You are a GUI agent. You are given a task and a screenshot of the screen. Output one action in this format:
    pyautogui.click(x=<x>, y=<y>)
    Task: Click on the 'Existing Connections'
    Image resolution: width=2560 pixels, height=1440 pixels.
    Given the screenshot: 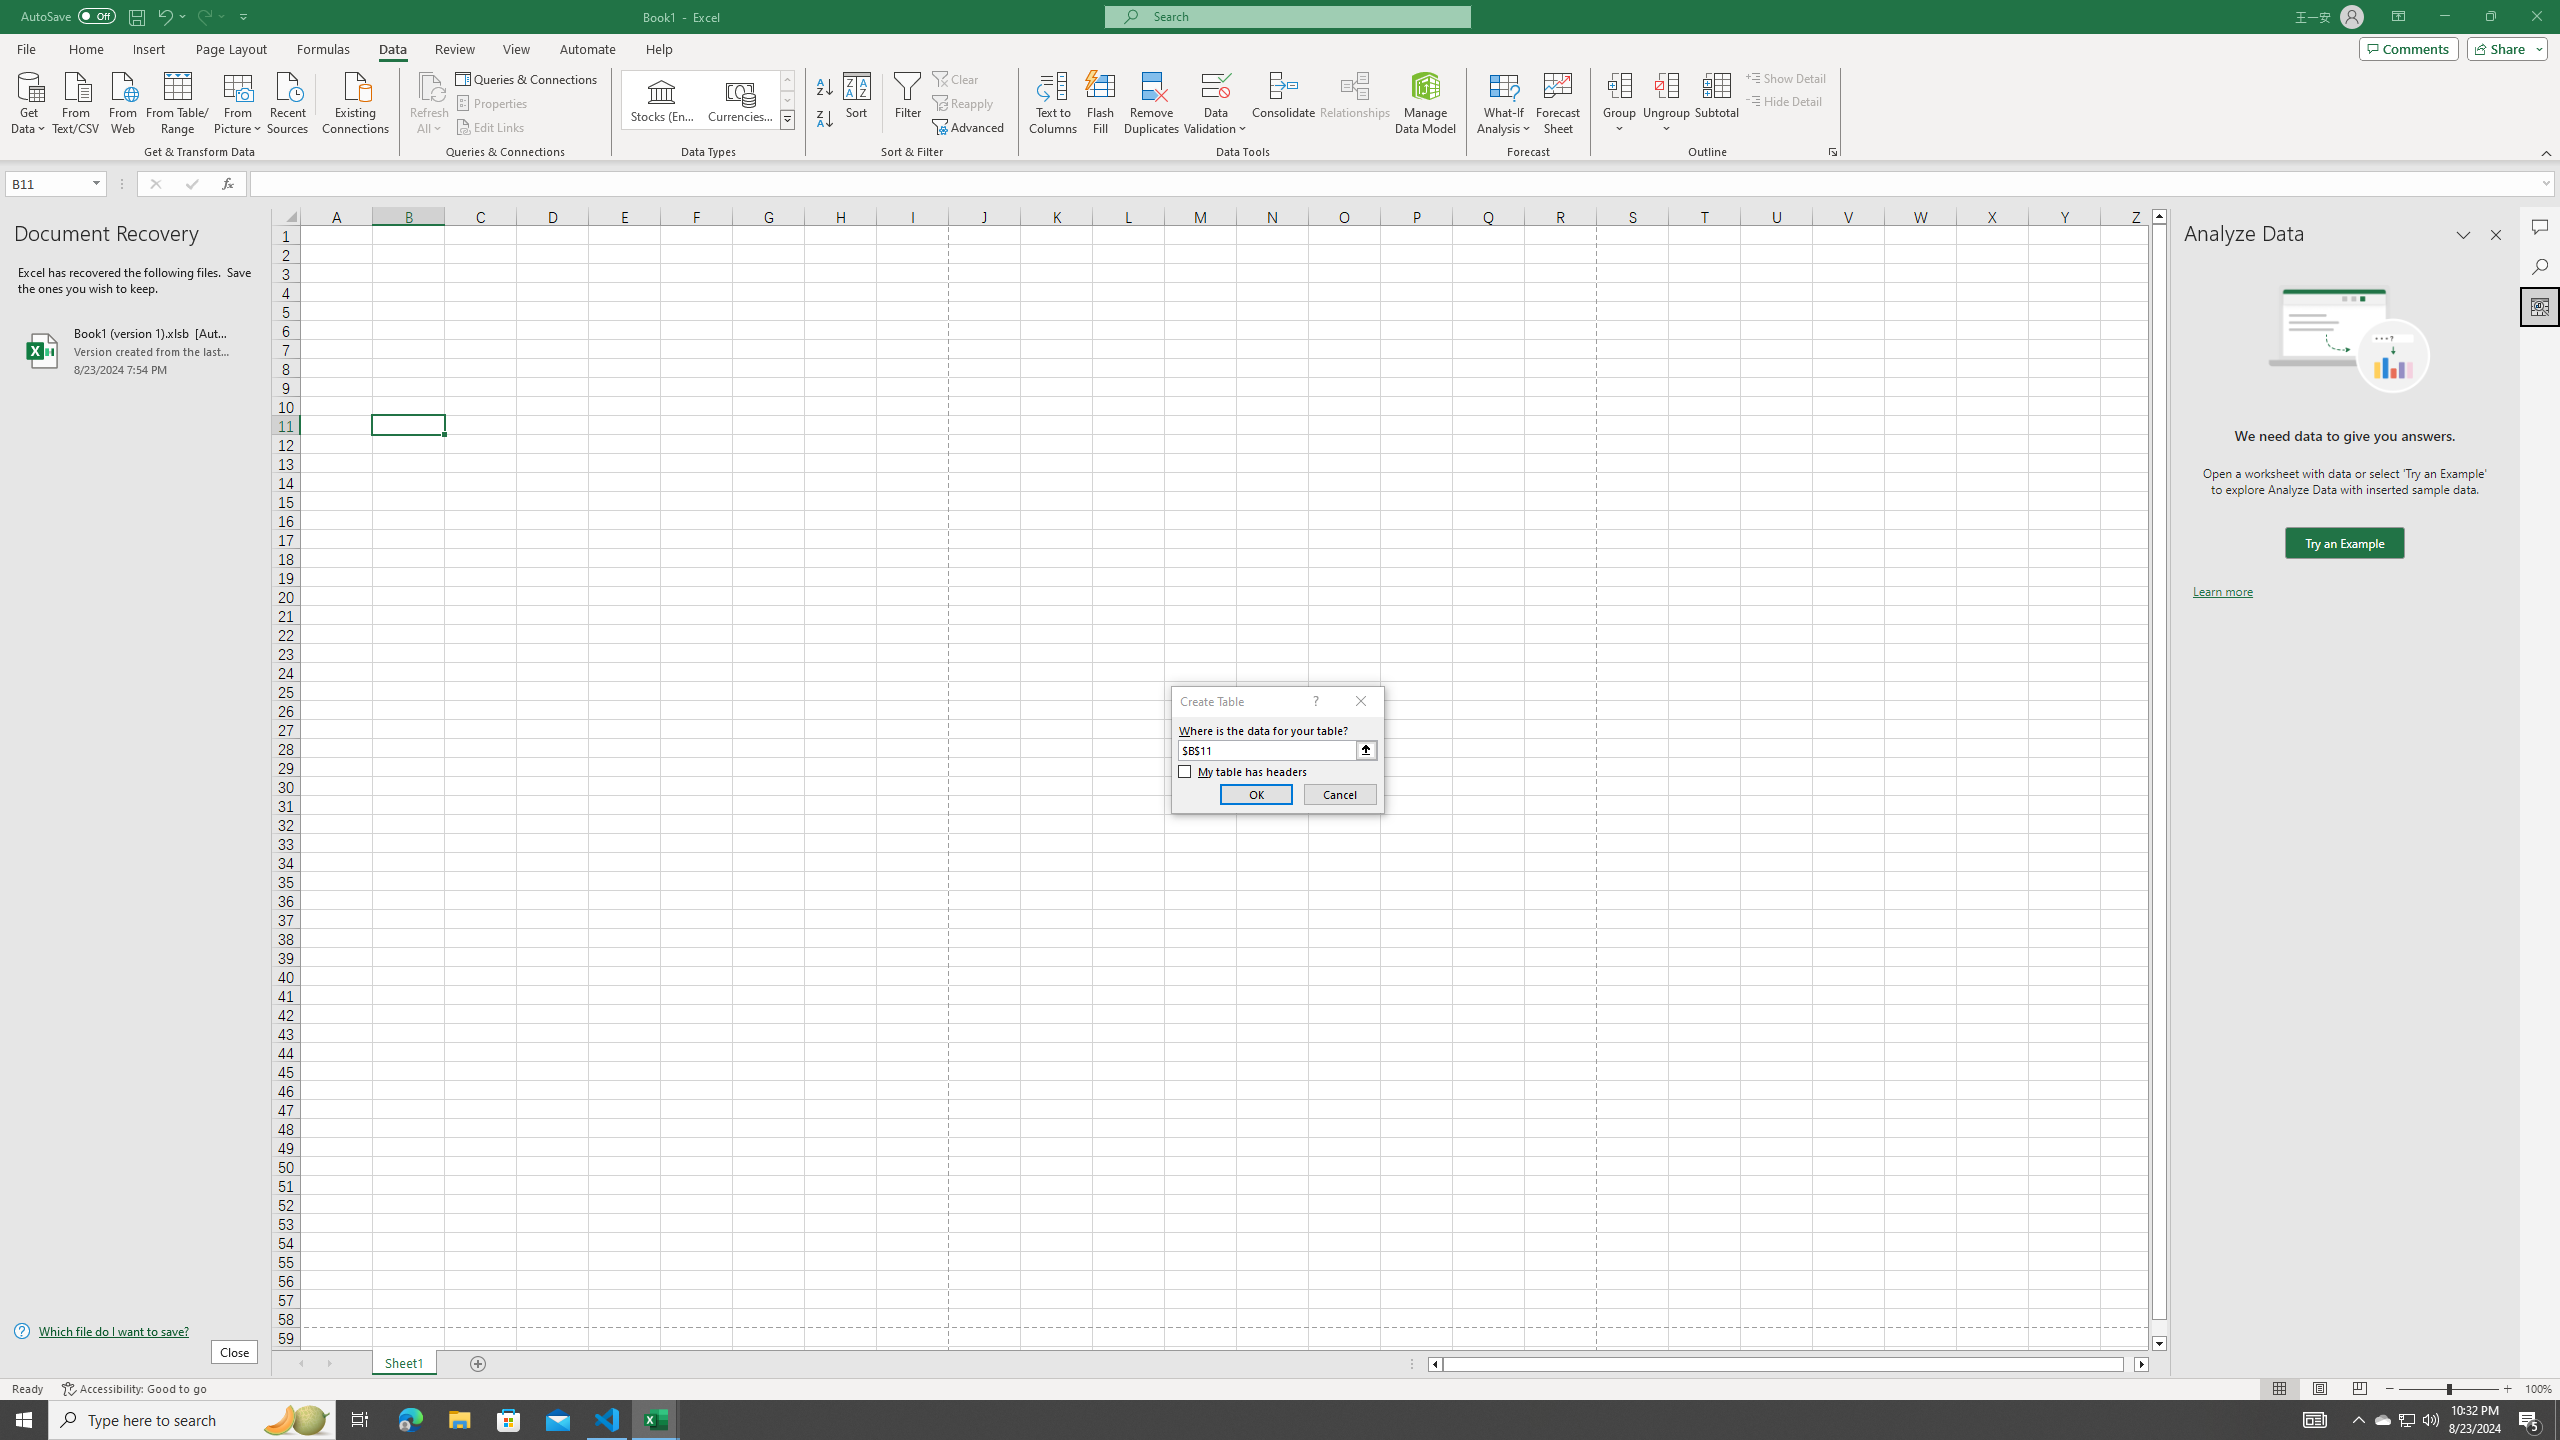 What is the action you would take?
    pyautogui.click(x=354, y=100)
    